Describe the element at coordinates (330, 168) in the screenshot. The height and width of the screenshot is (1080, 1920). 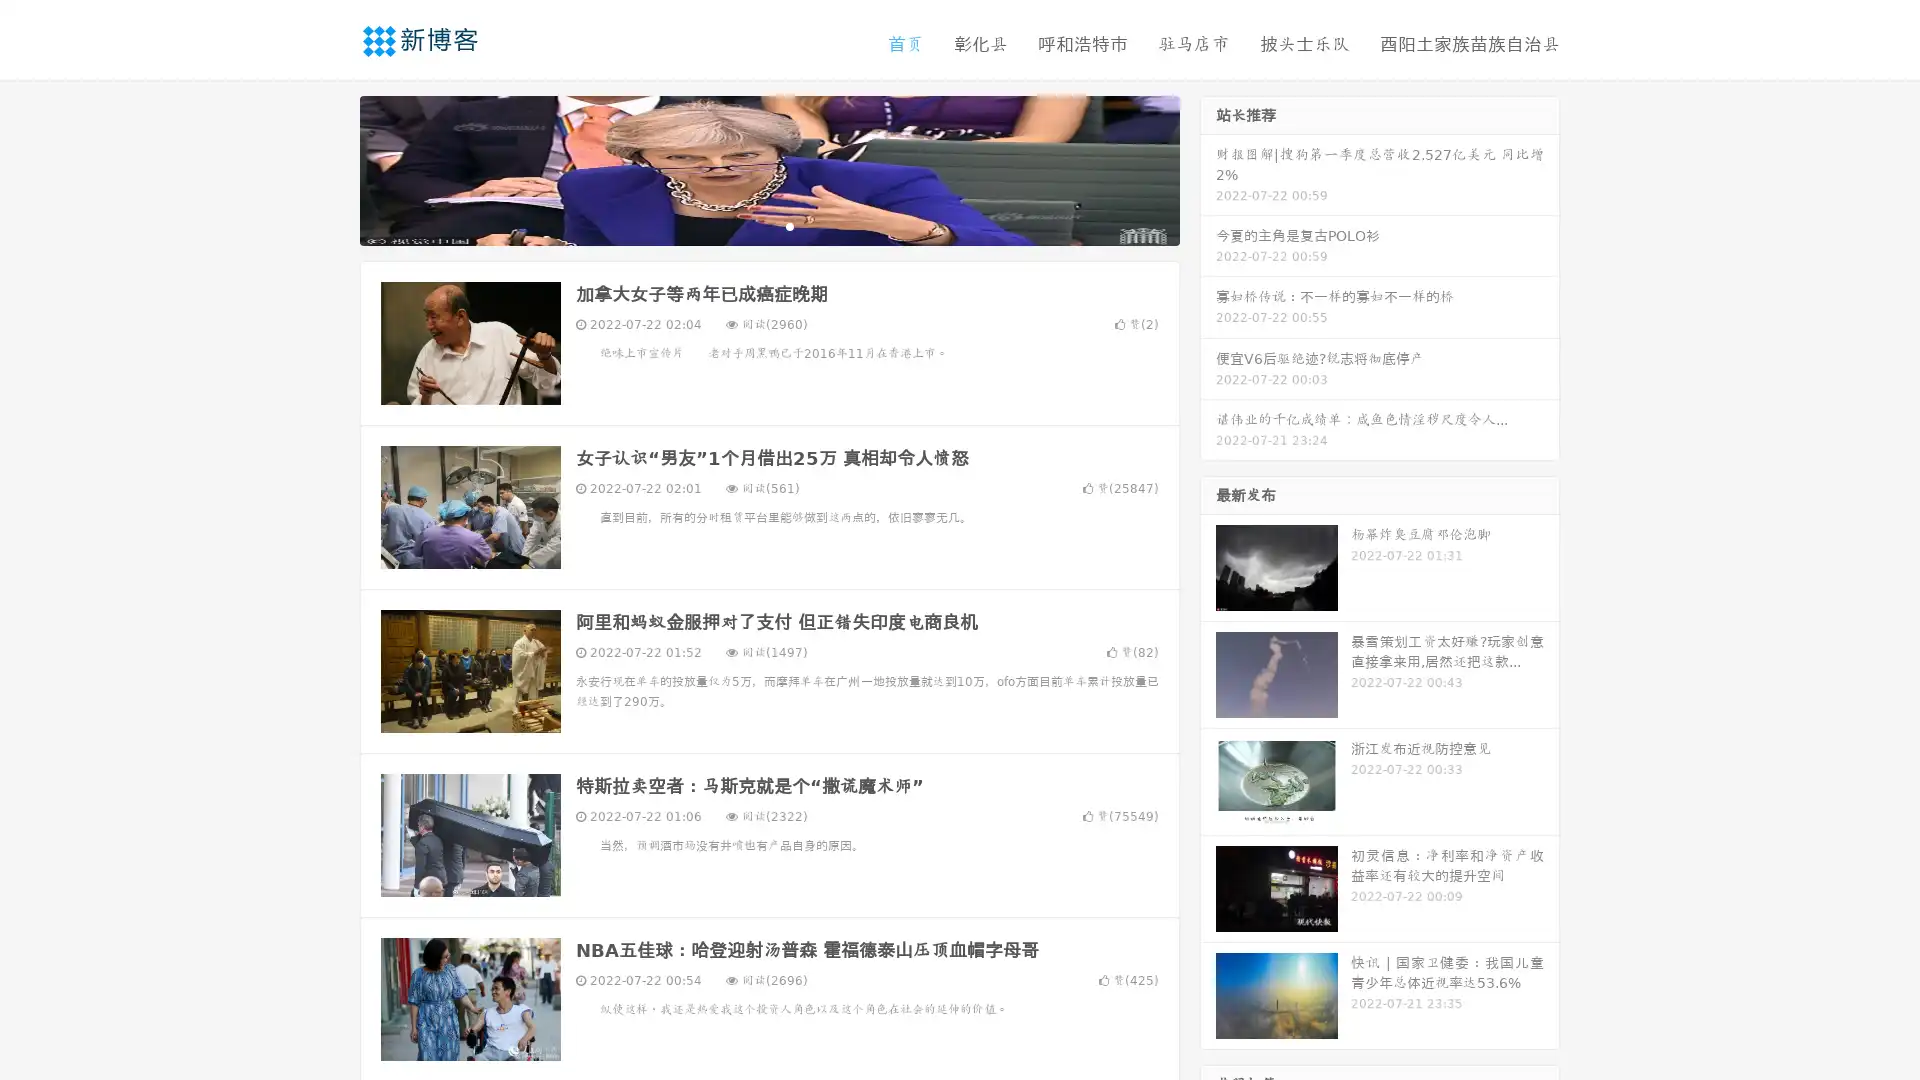
I see `Previous slide` at that location.